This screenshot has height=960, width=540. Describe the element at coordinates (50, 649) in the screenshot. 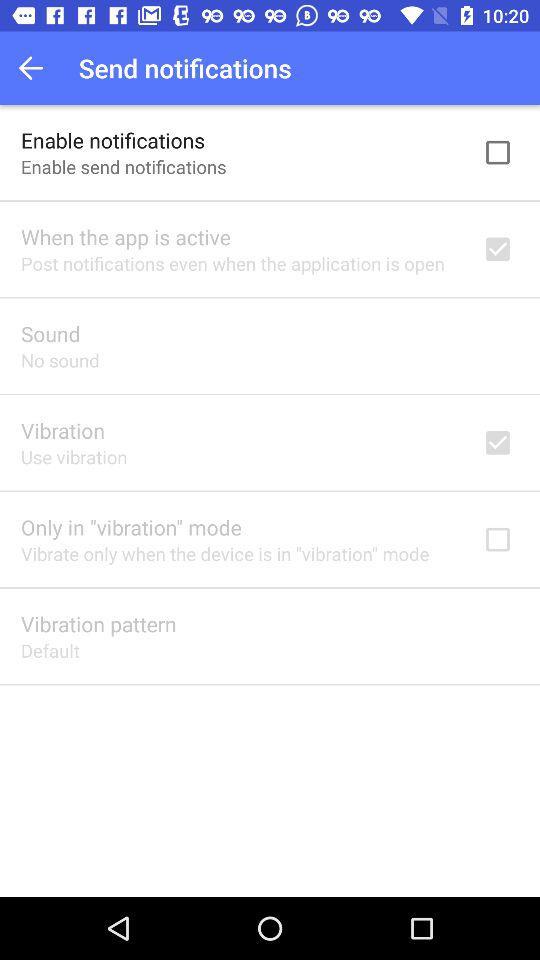

I see `default icon` at that location.